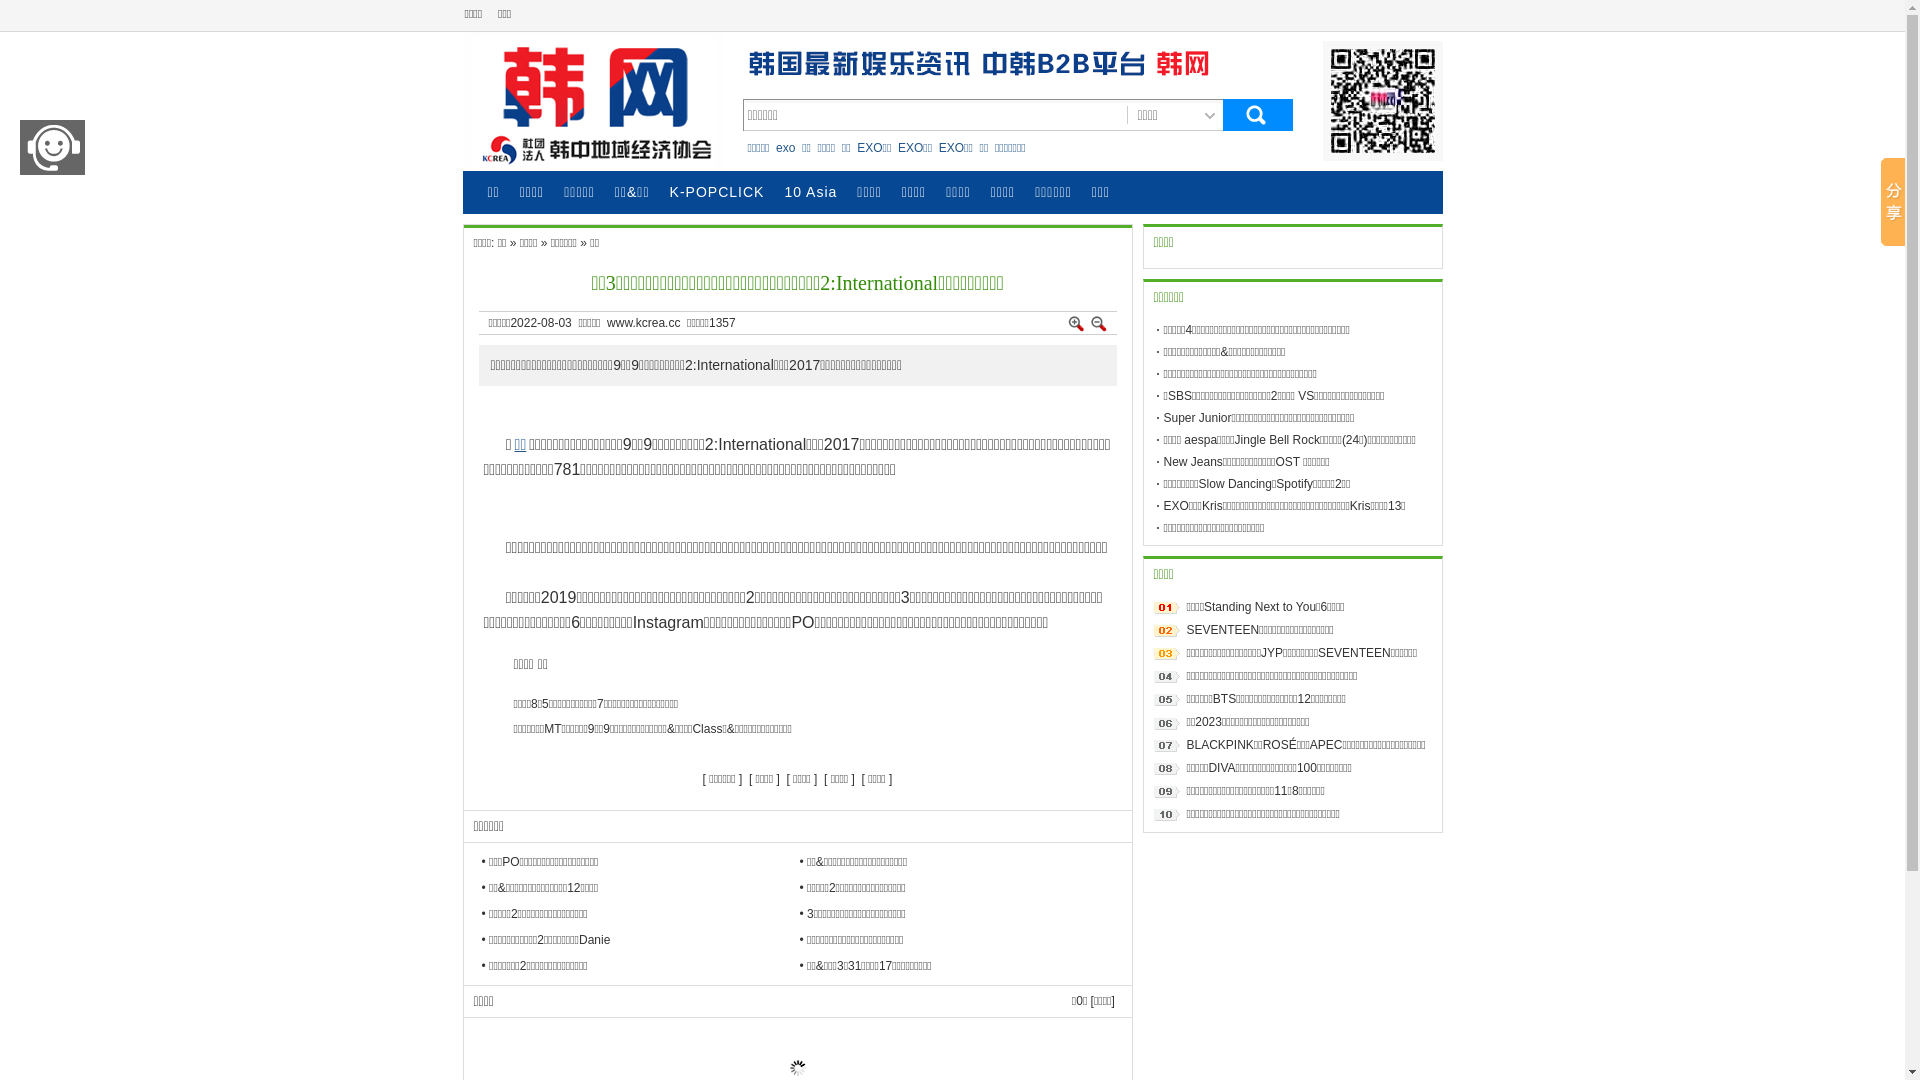 The width and height of the screenshot is (1920, 1080). I want to click on 'K-POPCLICK', so click(717, 192).